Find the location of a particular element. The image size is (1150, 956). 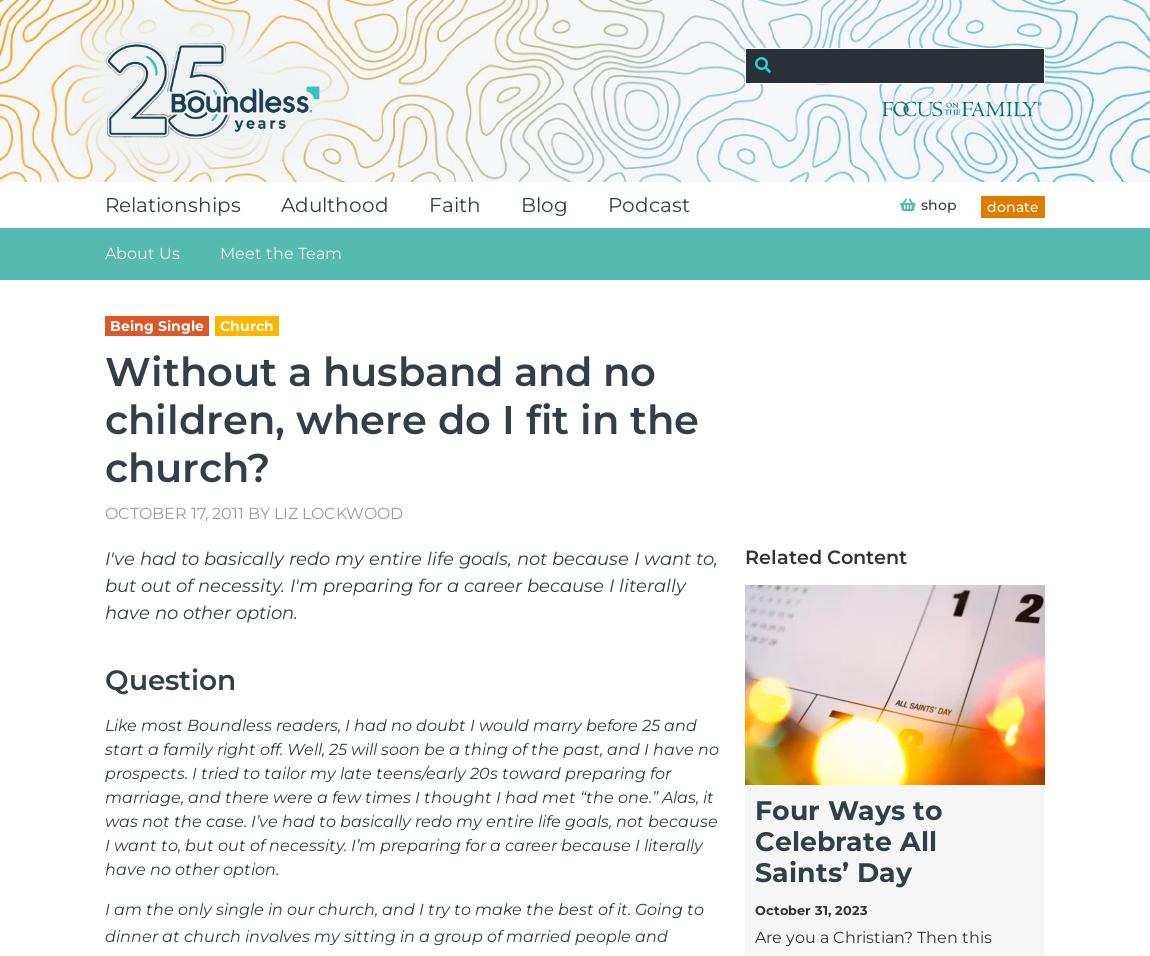

'Church' is located at coordinates (246, 324).